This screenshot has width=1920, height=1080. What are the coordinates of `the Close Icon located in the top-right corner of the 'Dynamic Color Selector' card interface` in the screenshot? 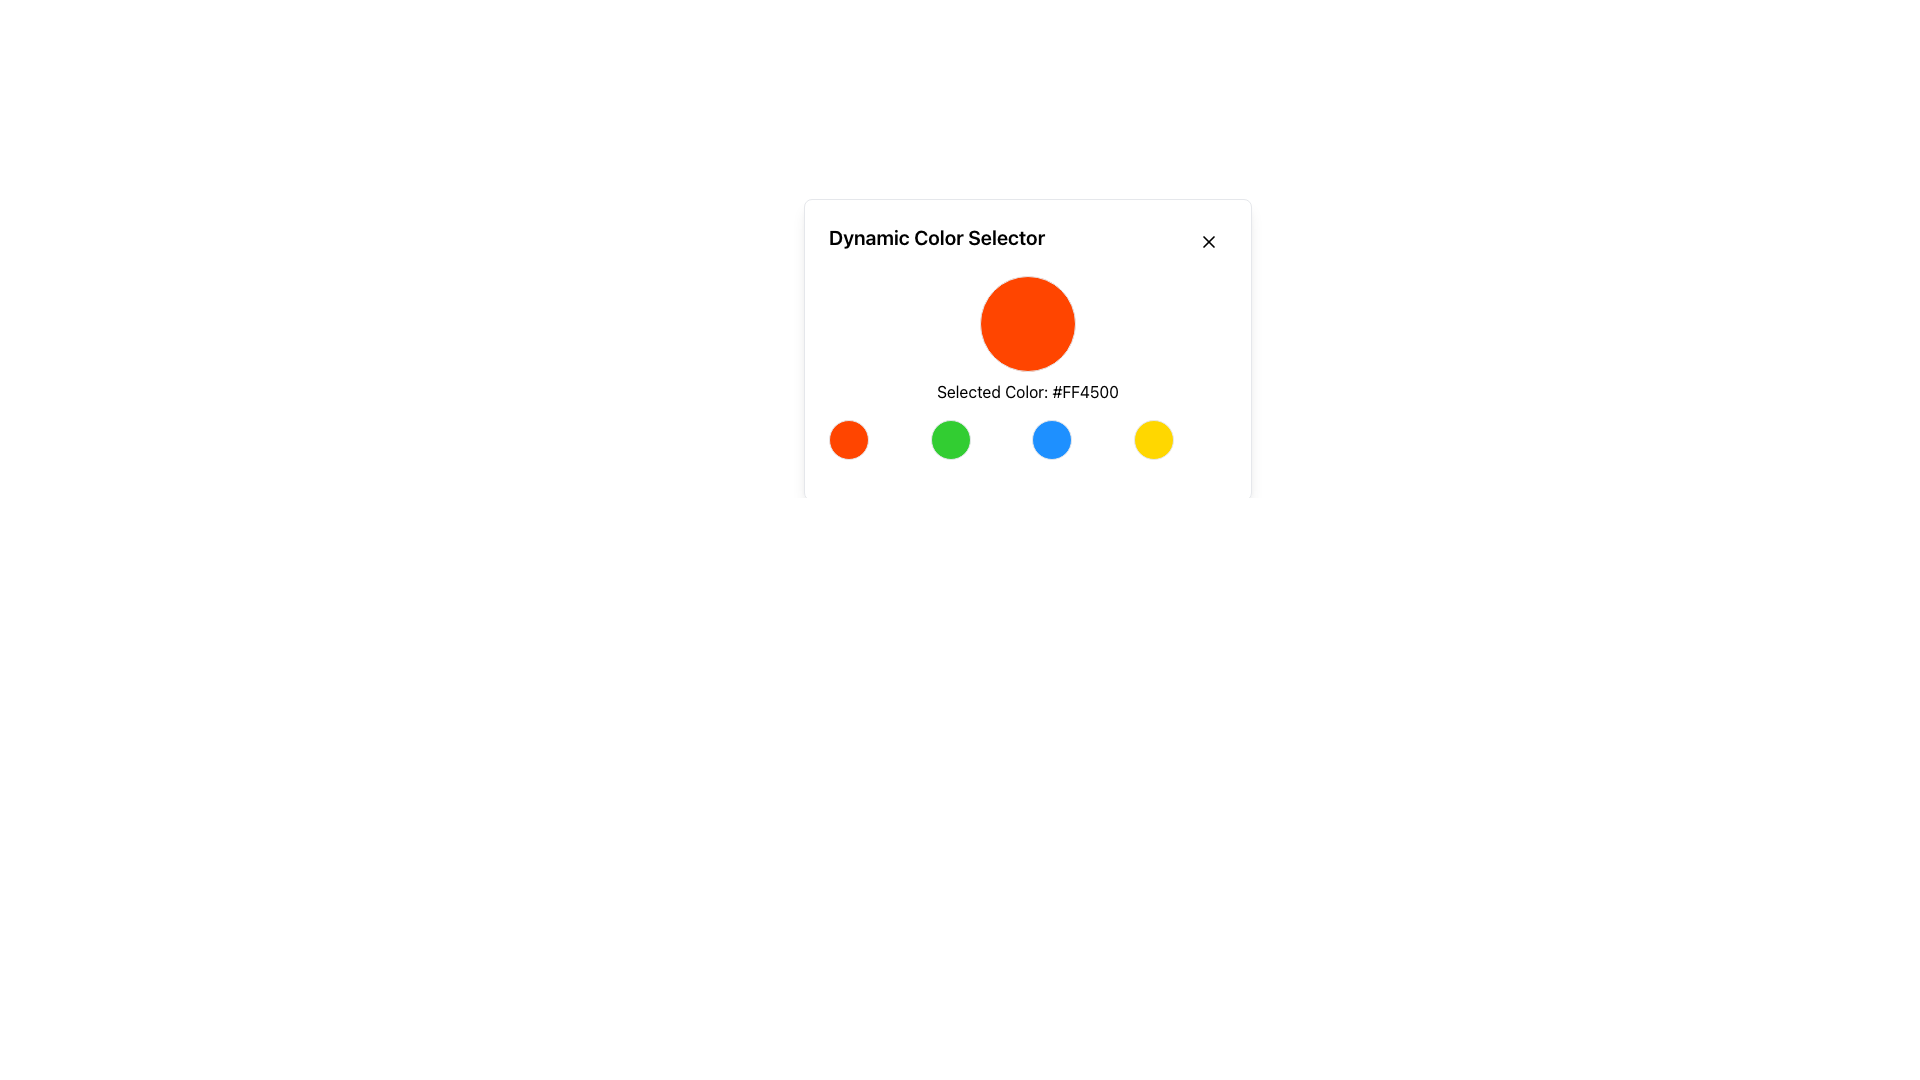 It's located at (1208, 241).